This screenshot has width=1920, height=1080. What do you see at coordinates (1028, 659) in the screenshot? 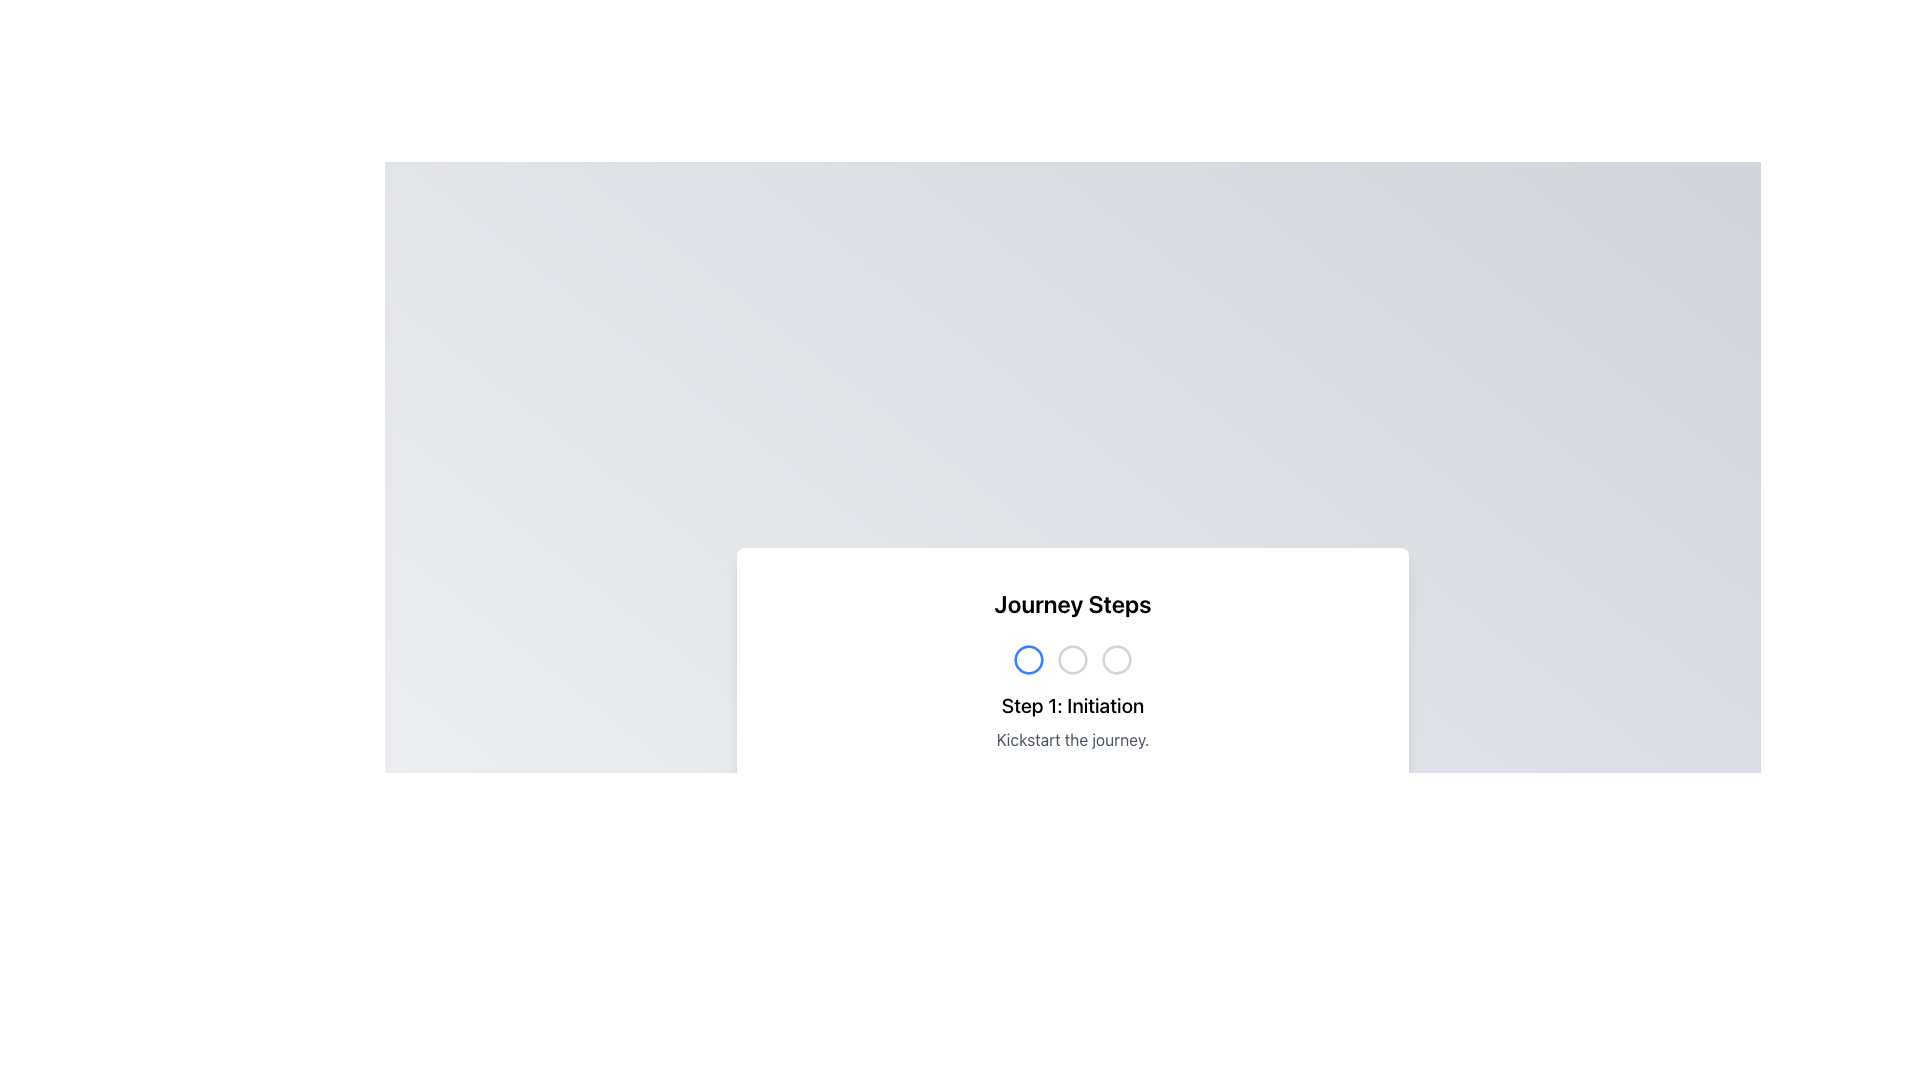
I see `the first Circle graphic that indicates the status of the first step in the process, located under 'Journey Steps' and above 'Step 1: Initiation'` at bounding box center [1028, 659].